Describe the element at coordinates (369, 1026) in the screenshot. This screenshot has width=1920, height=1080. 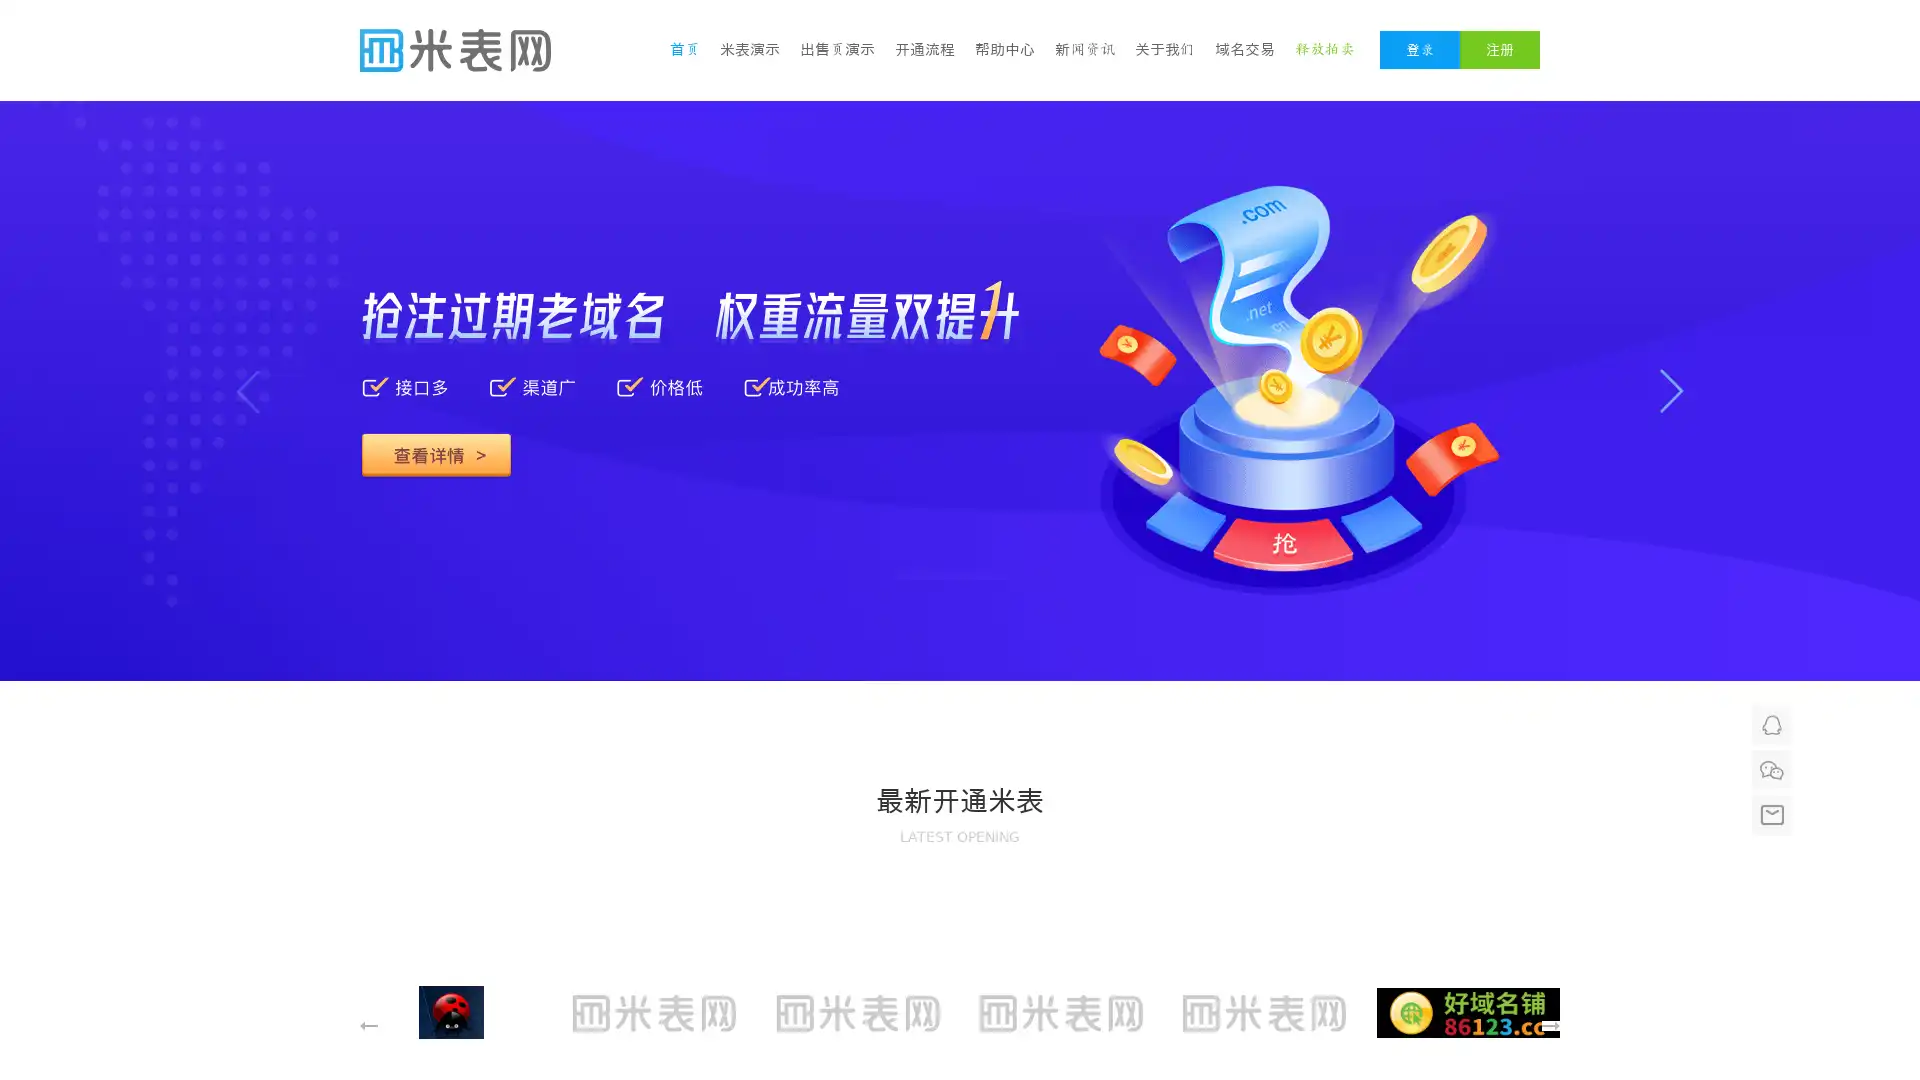
I see `Previous slide` at that location.